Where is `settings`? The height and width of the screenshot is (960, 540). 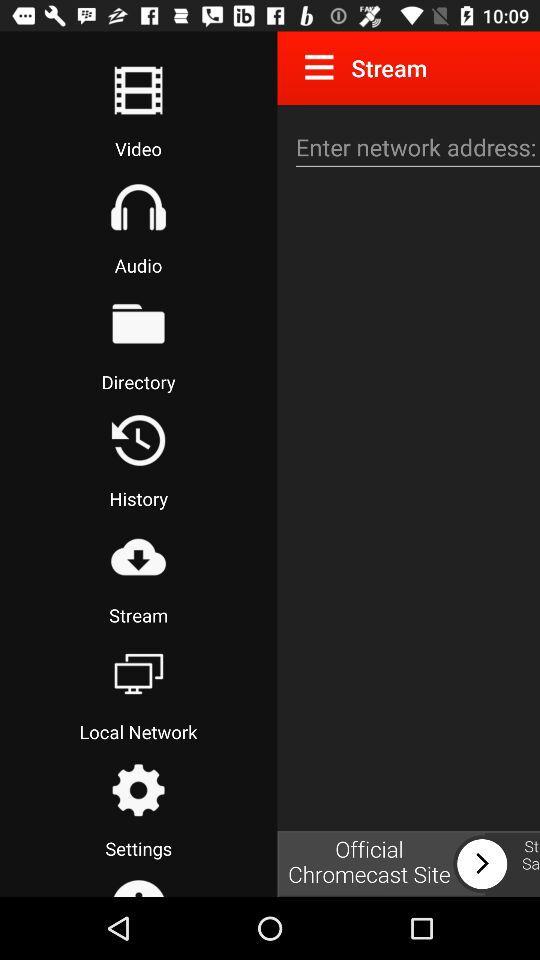
settings is located at coordinates (137, 790).